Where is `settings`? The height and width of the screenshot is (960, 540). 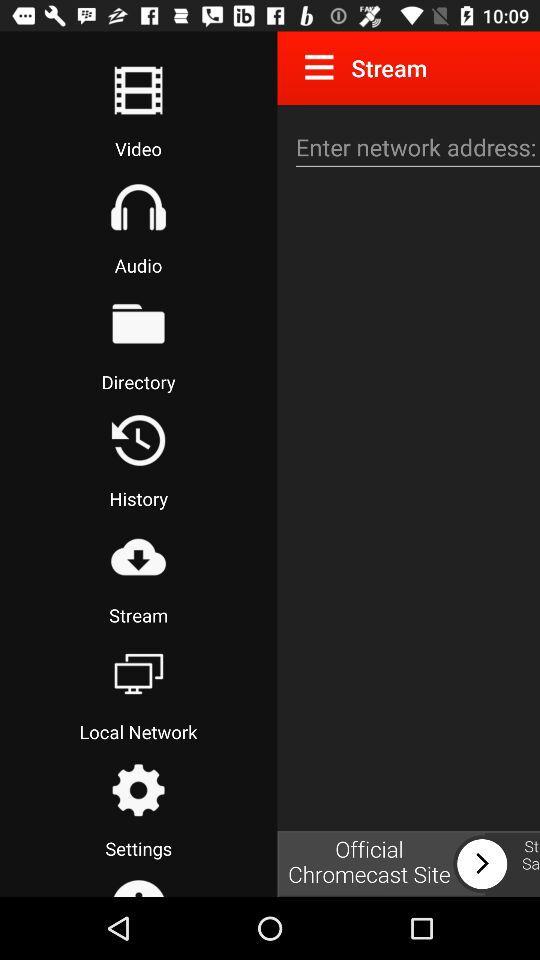
settings is located at coordinates (137, 790).